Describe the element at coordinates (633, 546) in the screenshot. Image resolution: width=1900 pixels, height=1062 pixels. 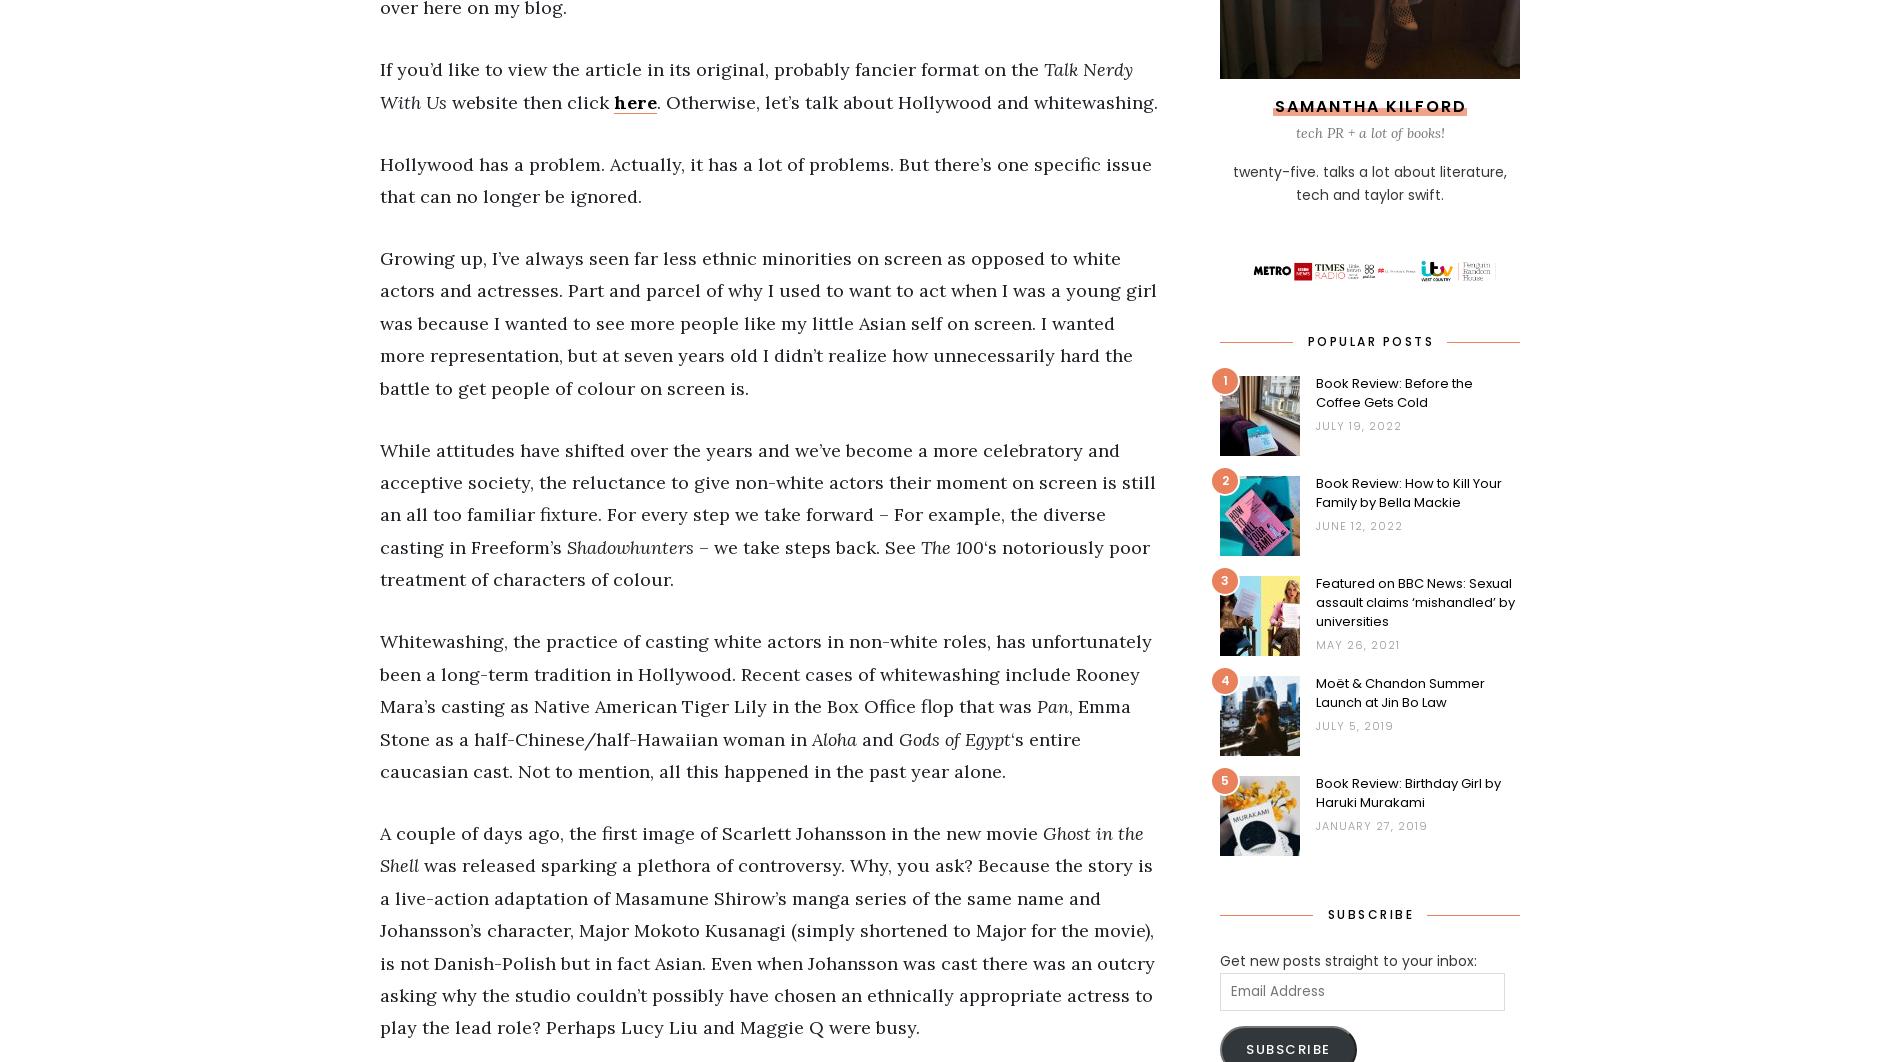
I see `'Shadowhunters'` at that location.